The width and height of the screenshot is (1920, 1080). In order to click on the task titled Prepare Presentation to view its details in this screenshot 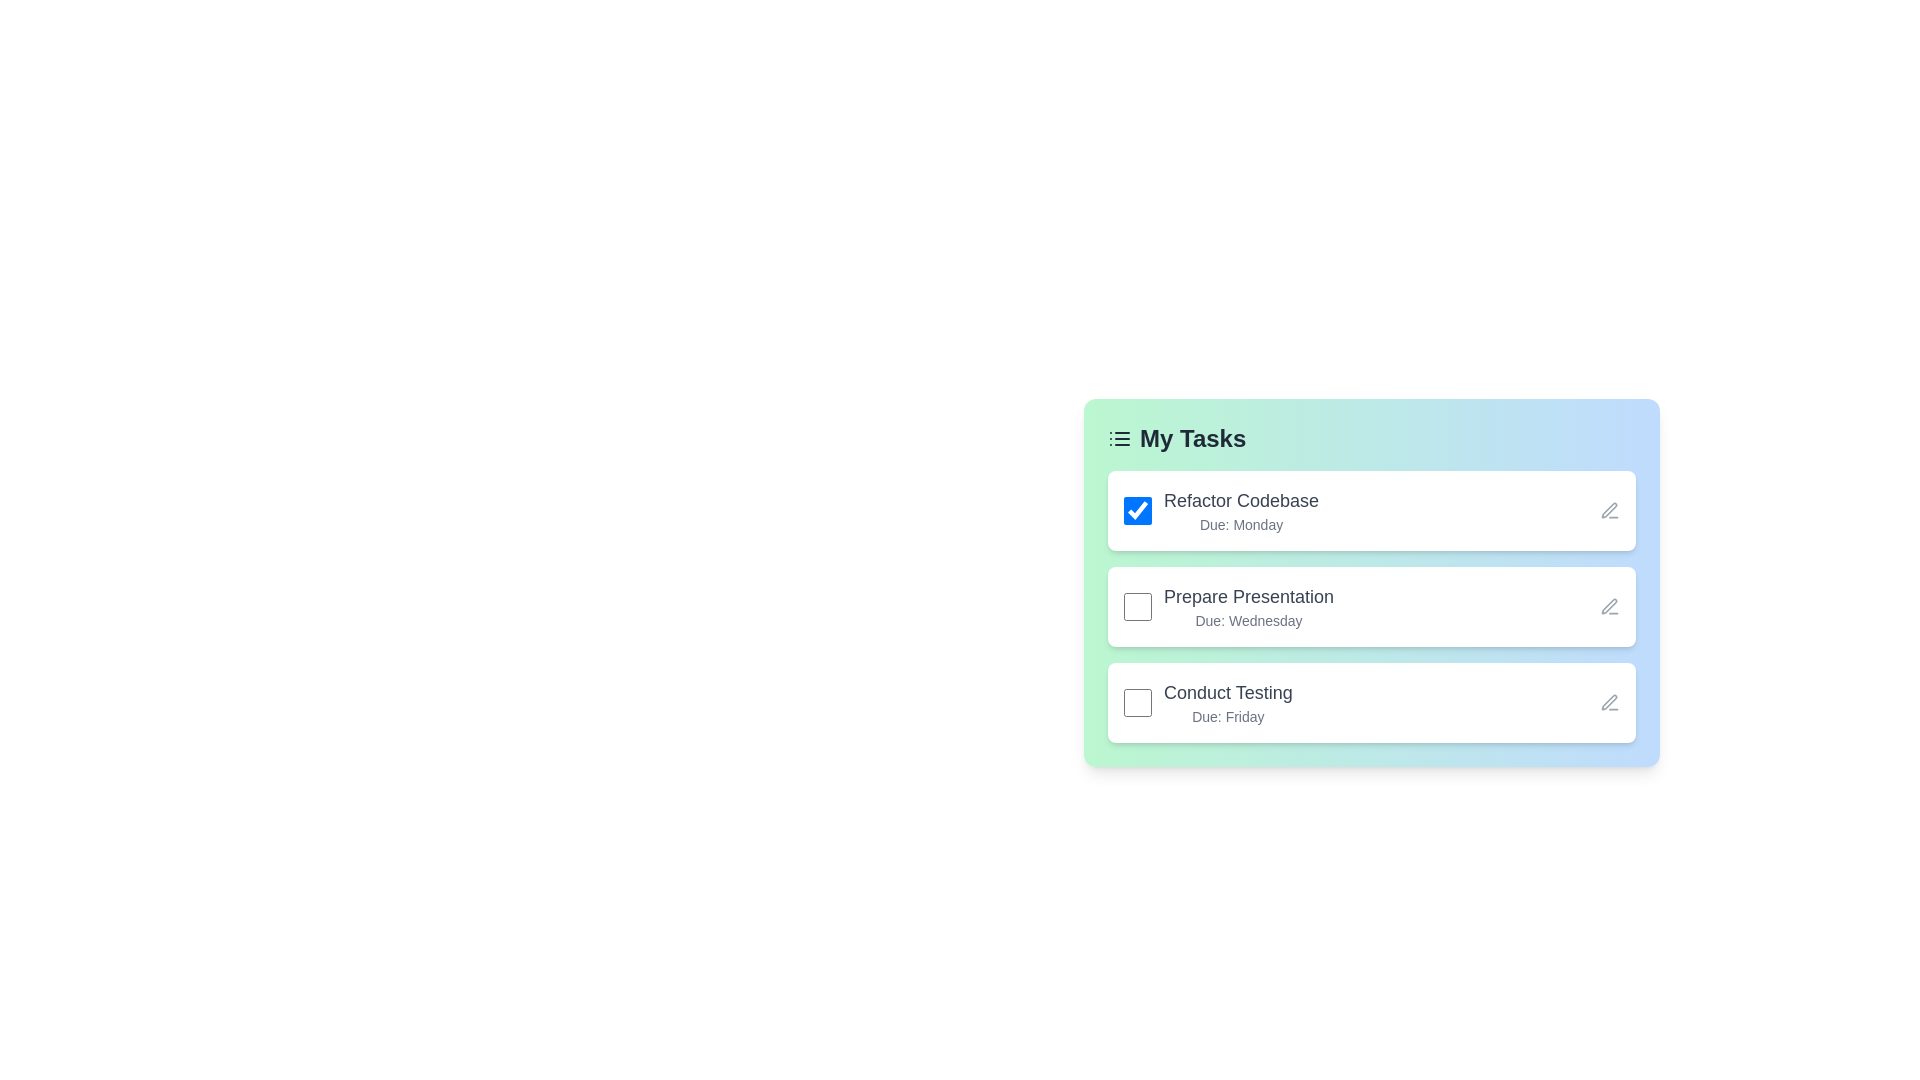, I will do `click(1371, 605)`.